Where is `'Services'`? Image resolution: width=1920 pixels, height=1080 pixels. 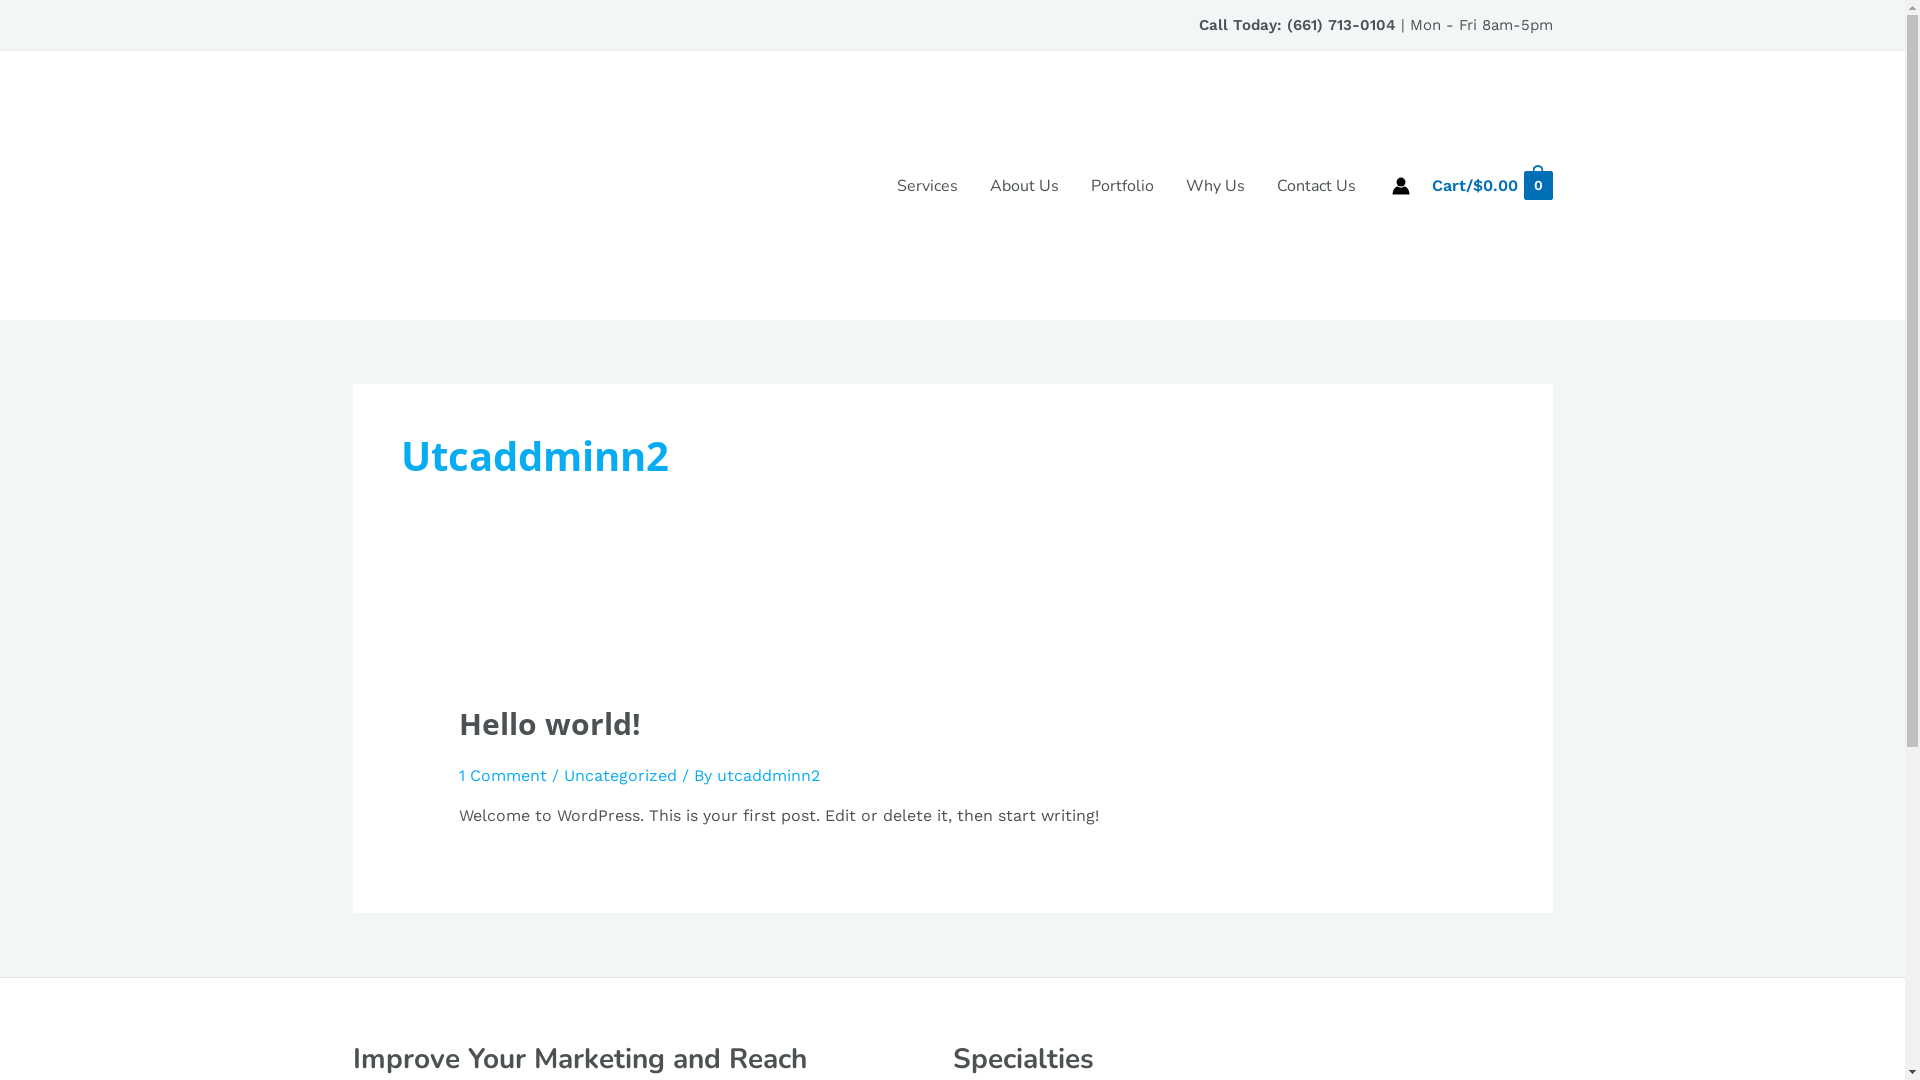 'Services' is located at coordinates (926, 185).